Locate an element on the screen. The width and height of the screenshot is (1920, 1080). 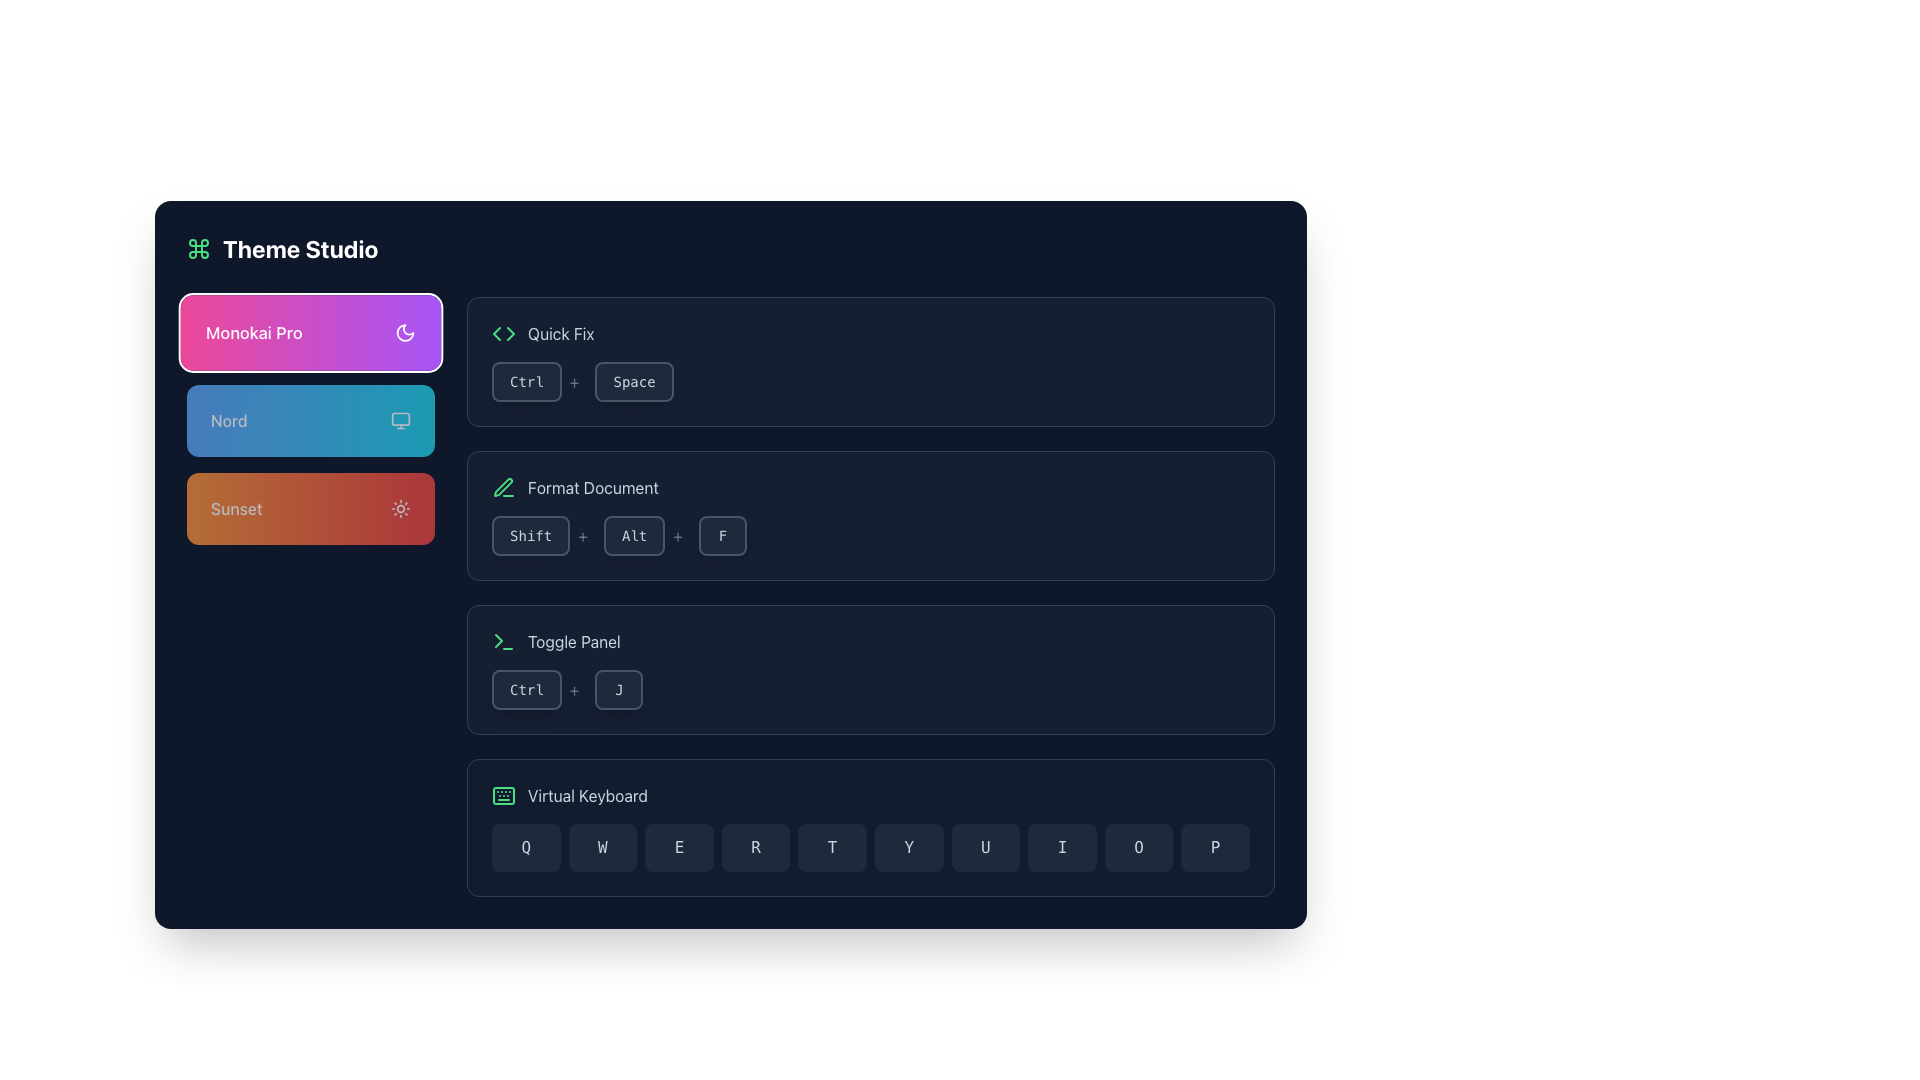
the 'Ctrl' key button-like display component, which represents part of a keyboard shortcut combination, positioned to the left of a '+' symbol in the 'Quick Fix' area is located at coordinates (526, 381).